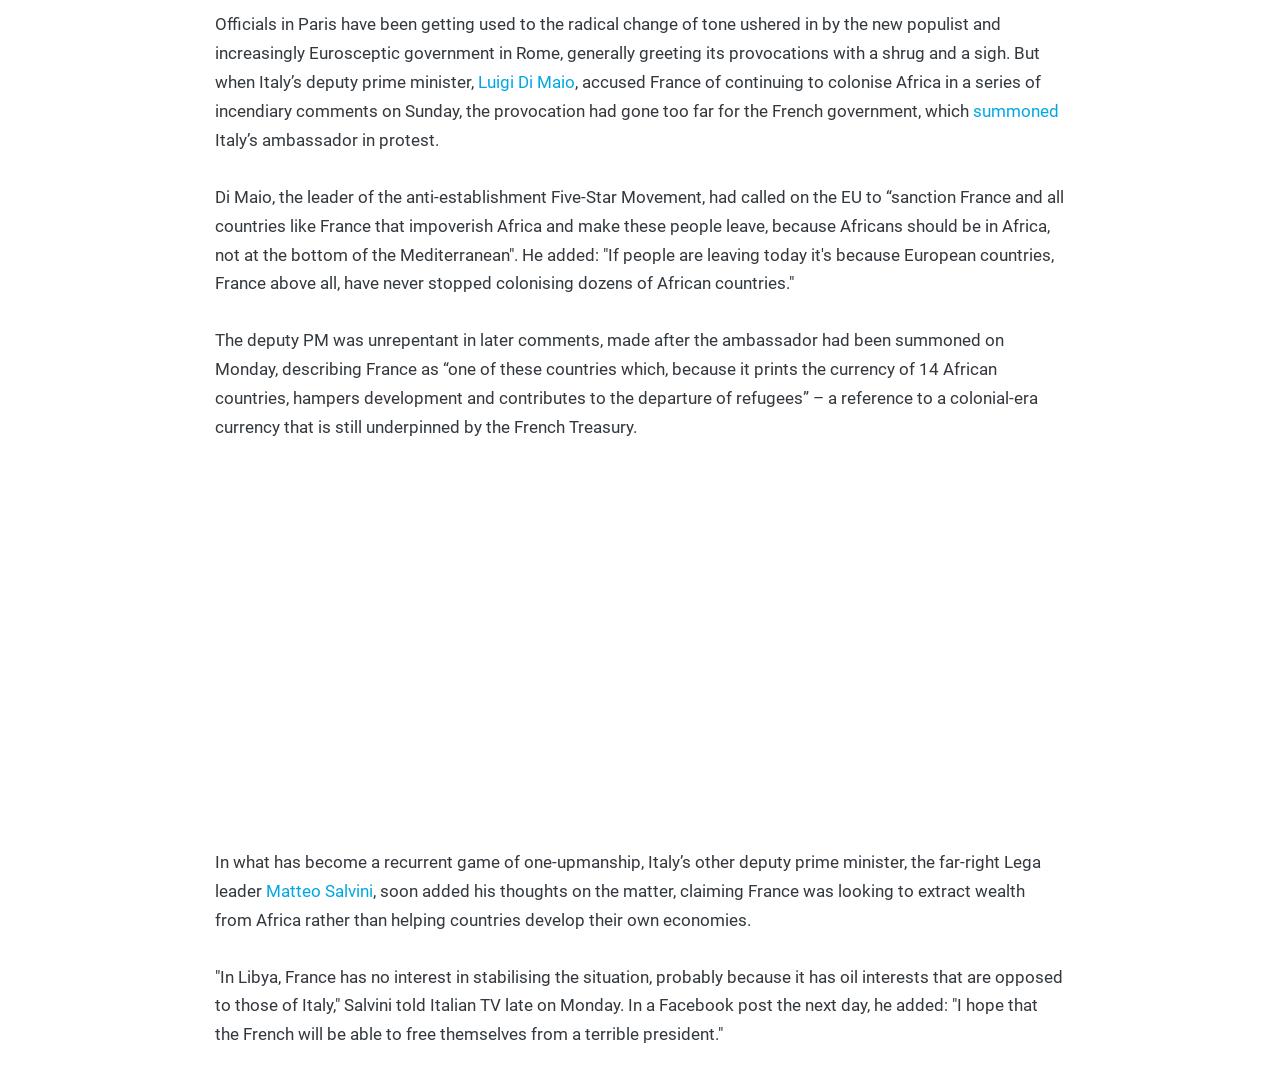  What do you see at coordinates (625, 383) in the screenshot?
I see `'The deputy PM was unrepentant in later comments, made after the ambassador had been summoned on Monday, describing France as “one of these countries which, because it prints the currency of 14 African countries, hampers development and contributes to the departure of refugees” – a reference to a colonial-era currency that is still underpinned by the French Treasury.'` at bounding box center [625, 383].